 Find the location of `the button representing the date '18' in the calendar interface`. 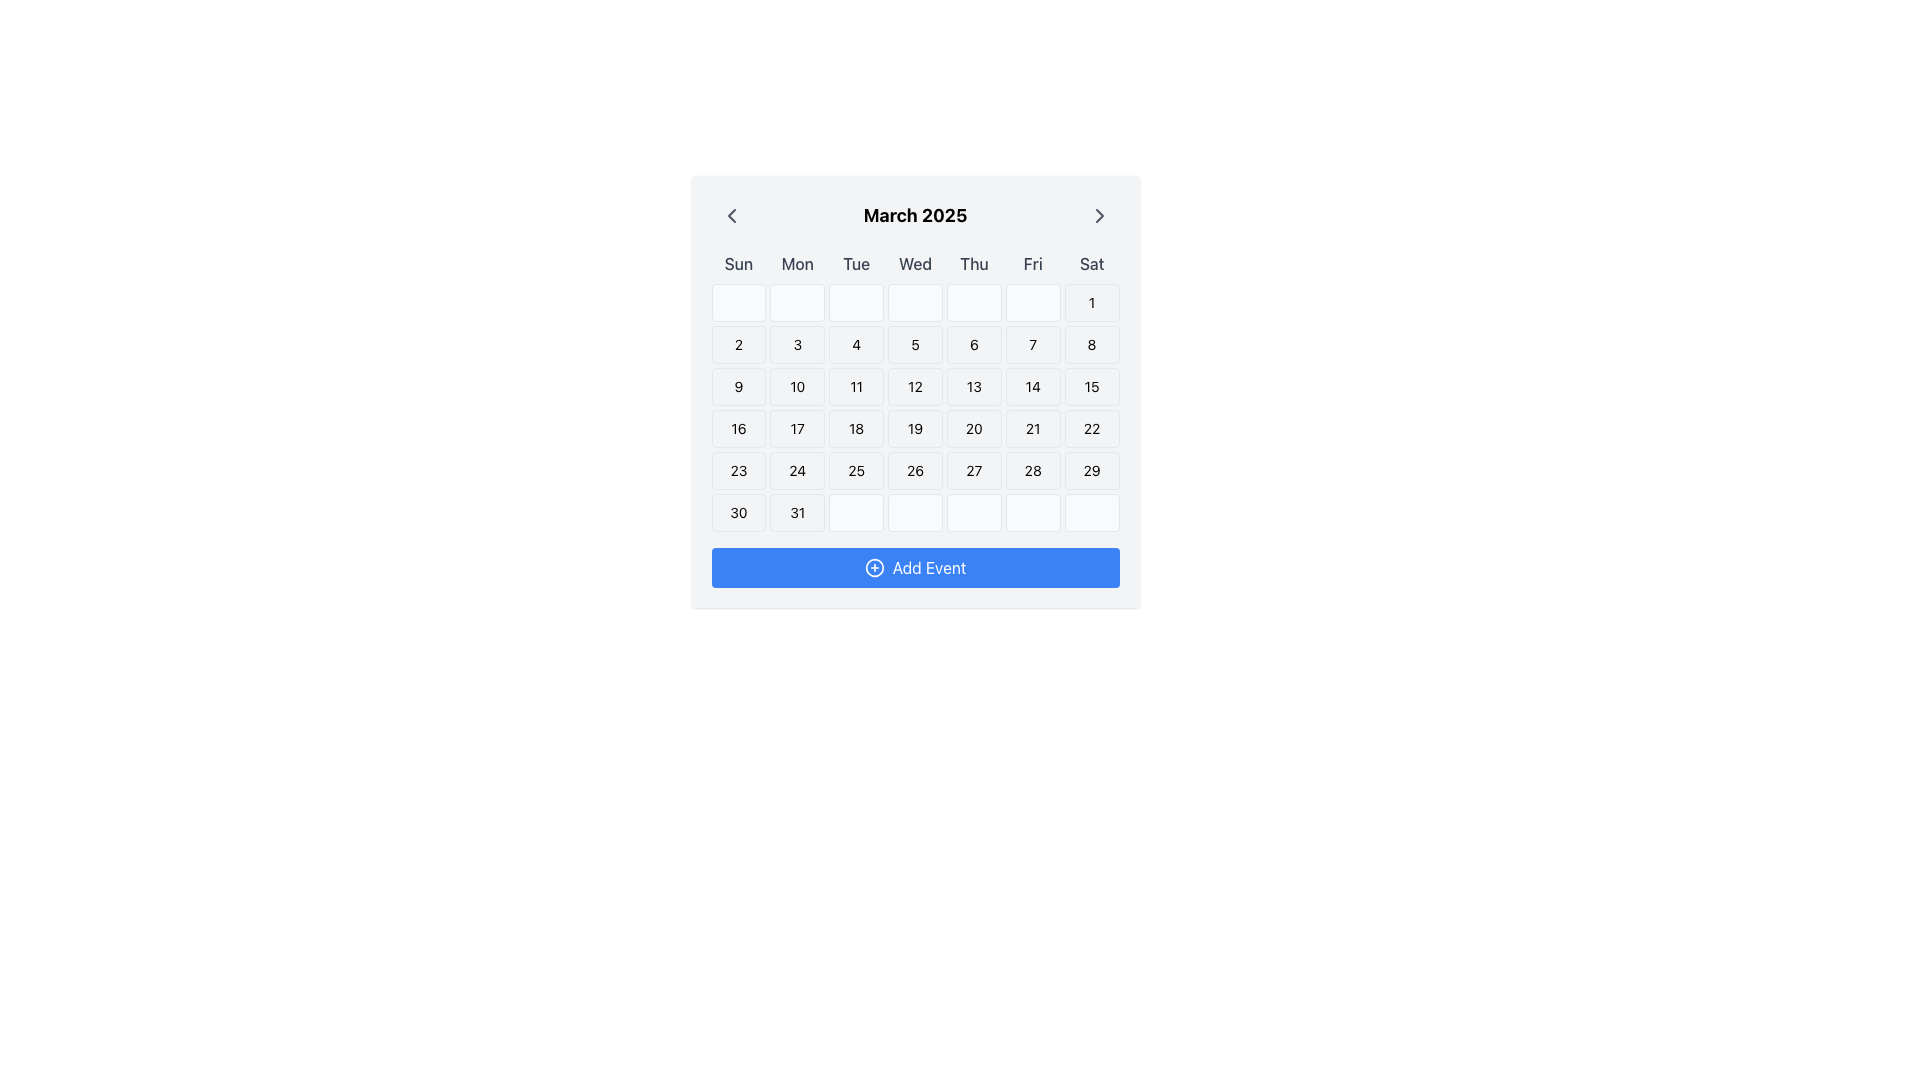

the button representing the date '18' in the calendar interface is located at coordinates (856, 427).